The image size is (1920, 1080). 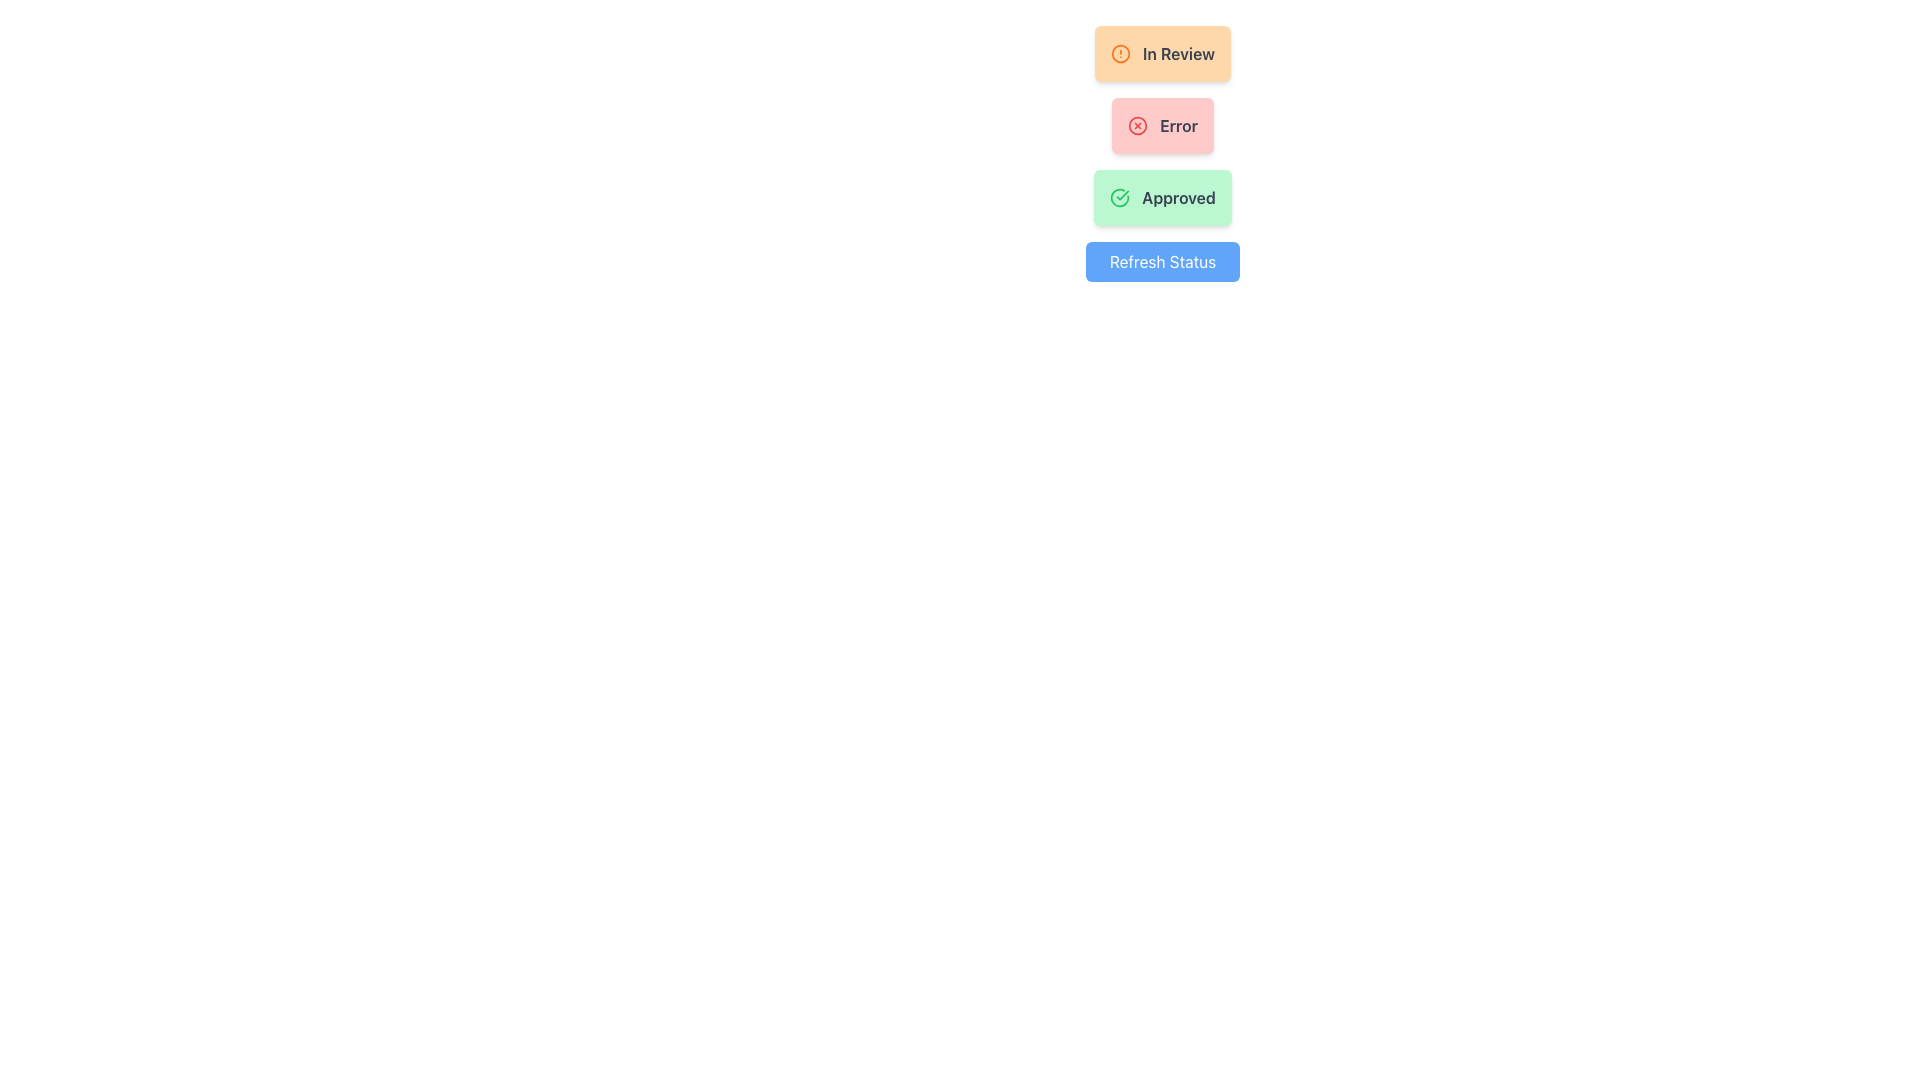 I want to click on the non-interactive status indicator displaying 'In Review', which is the first element in a vertical stack above the 'Error' button, so click(x=1162, y=53).